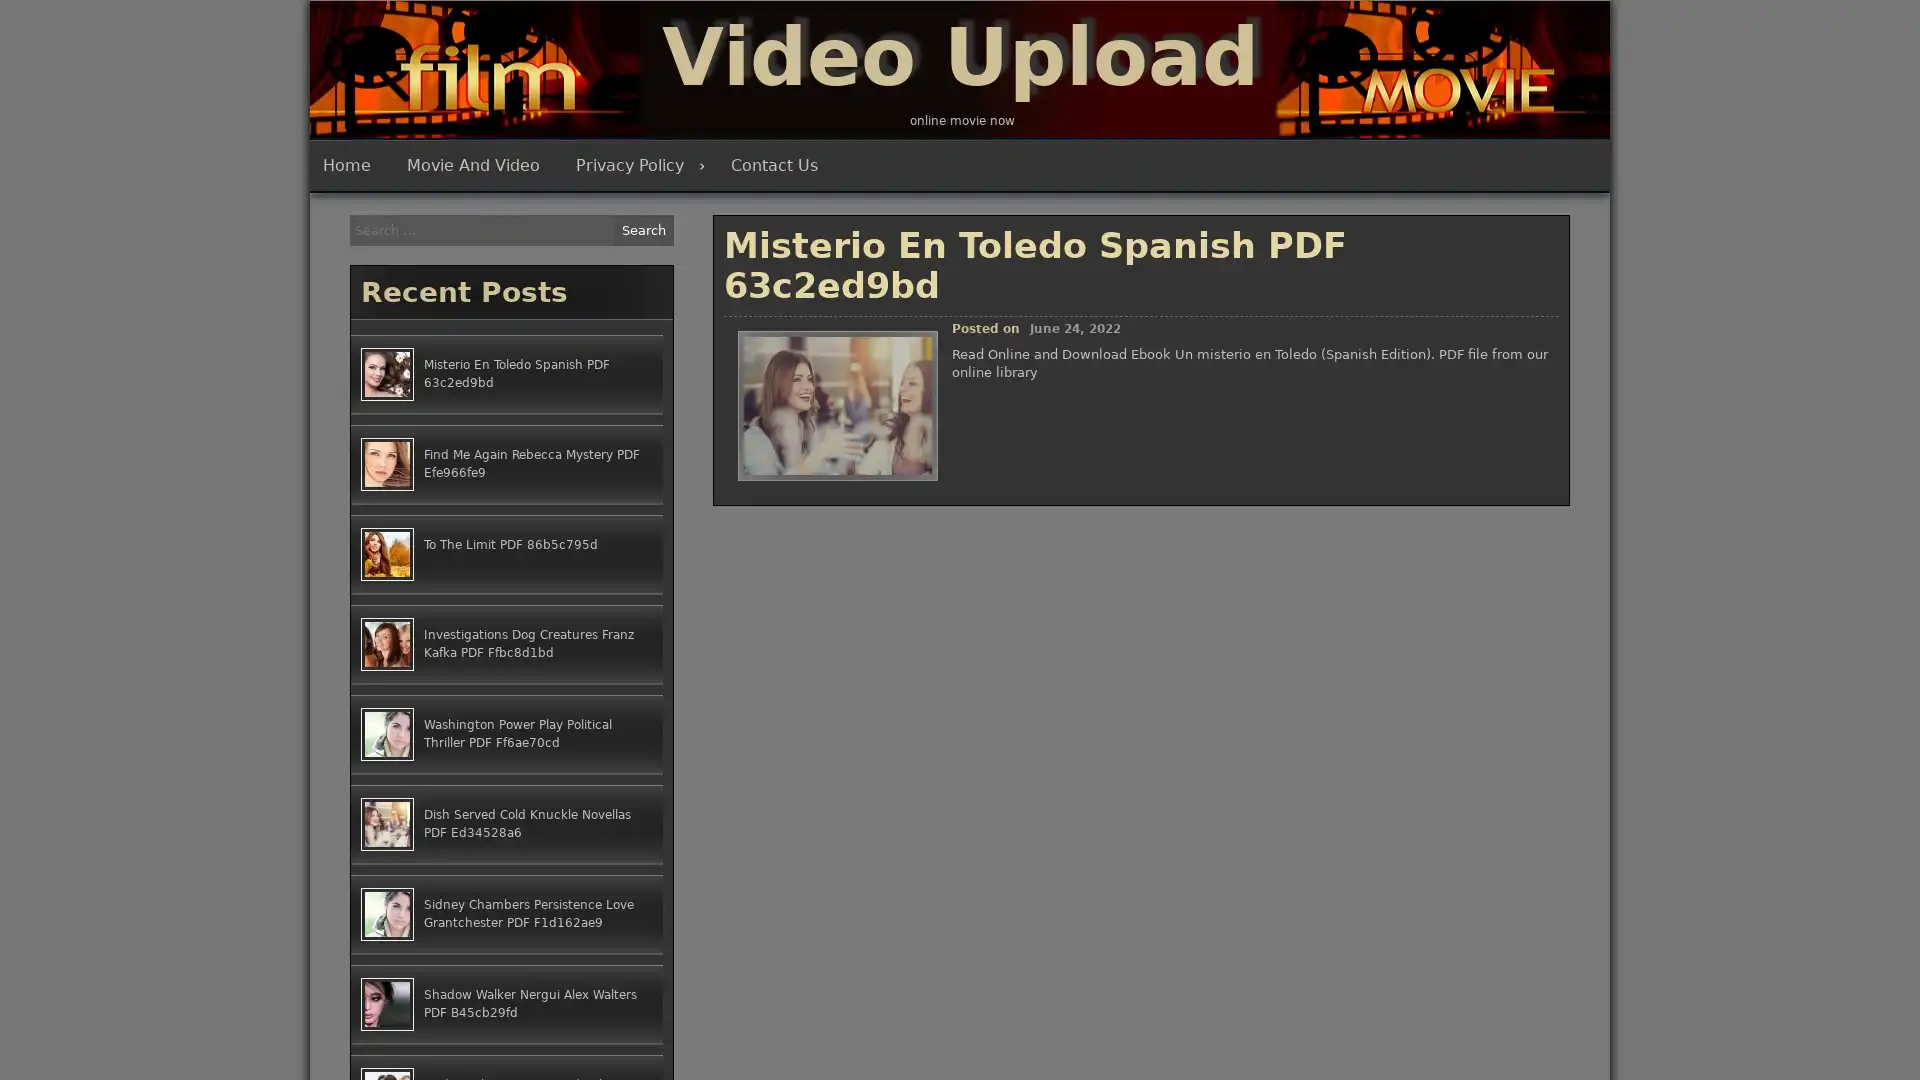 This screenshot has width=1920, height=1080. I want to click on Search, so click(643, 229).